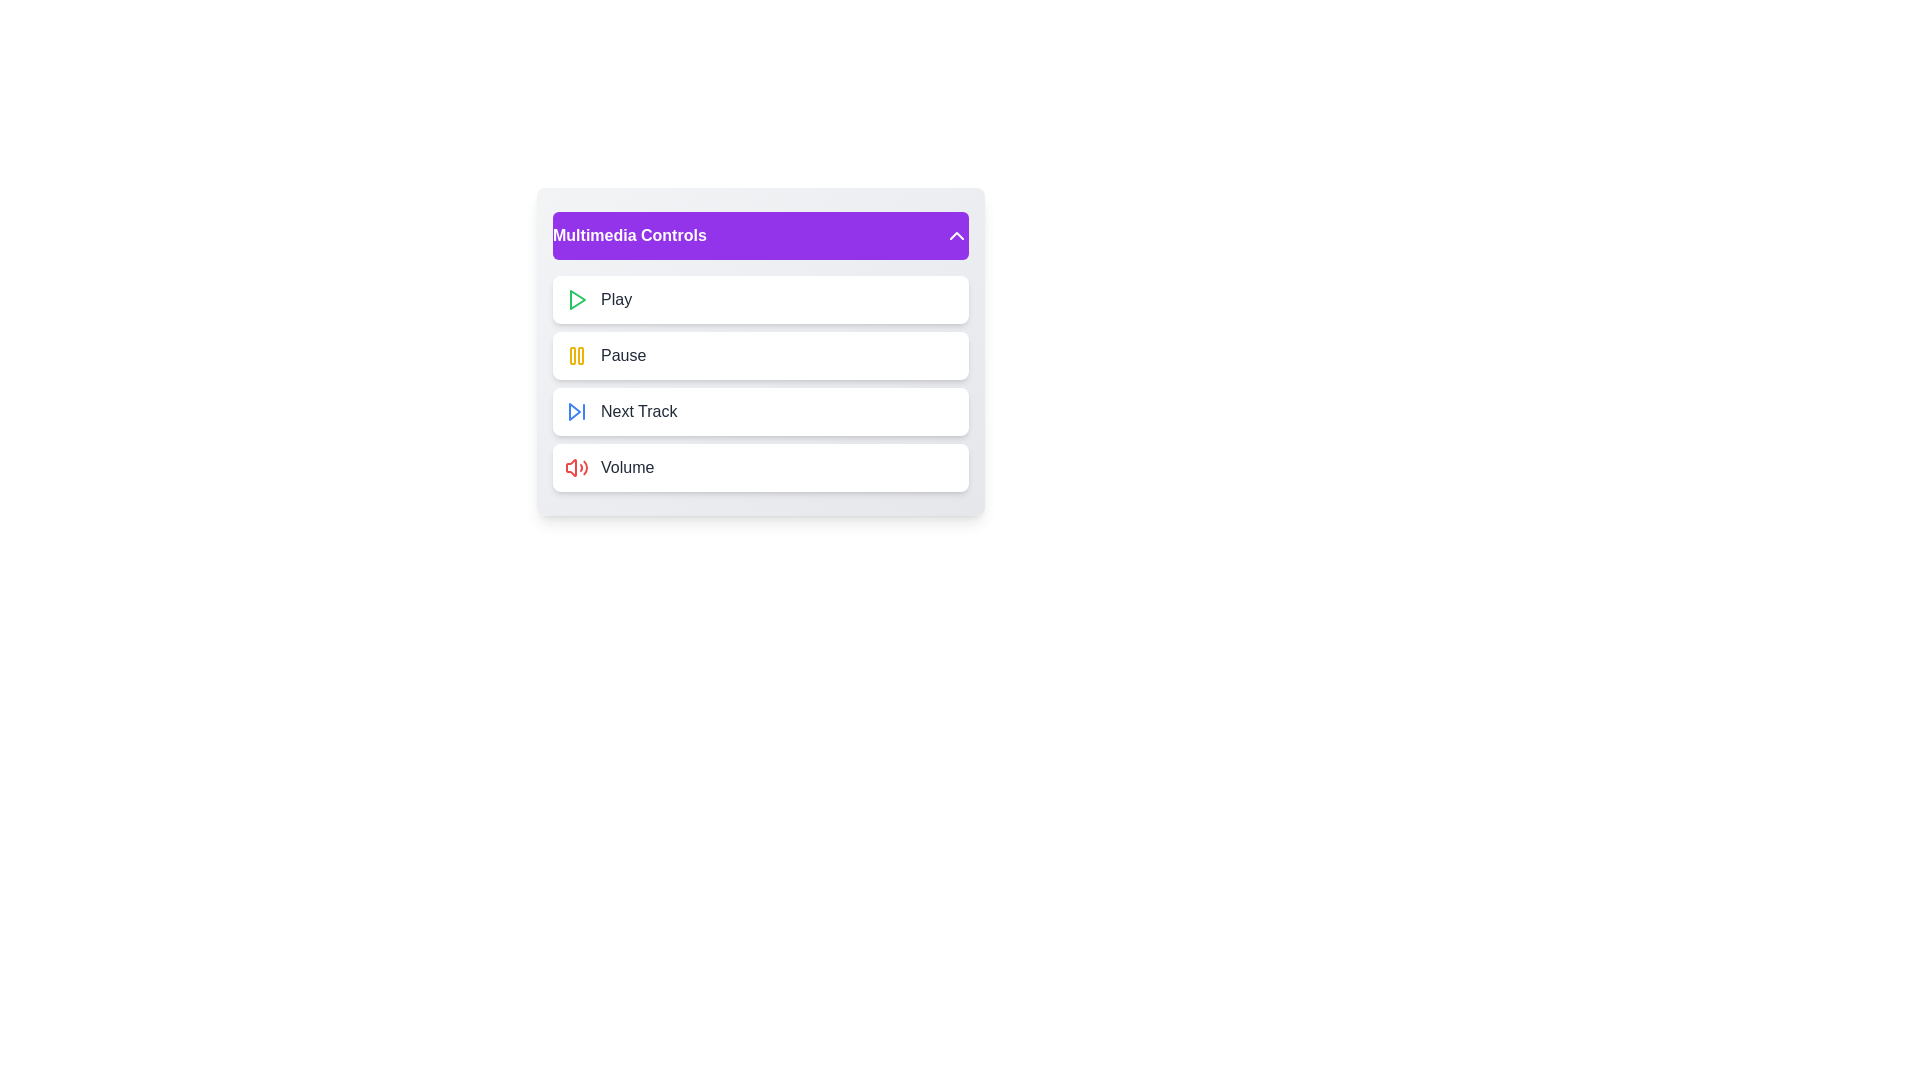  What do you see at coordinates (760, 467) in the screenshot?
I see `the fourth button in the vertical stack of control buttons, located below the 'Next Track' button` at bounding box center [760, 467].